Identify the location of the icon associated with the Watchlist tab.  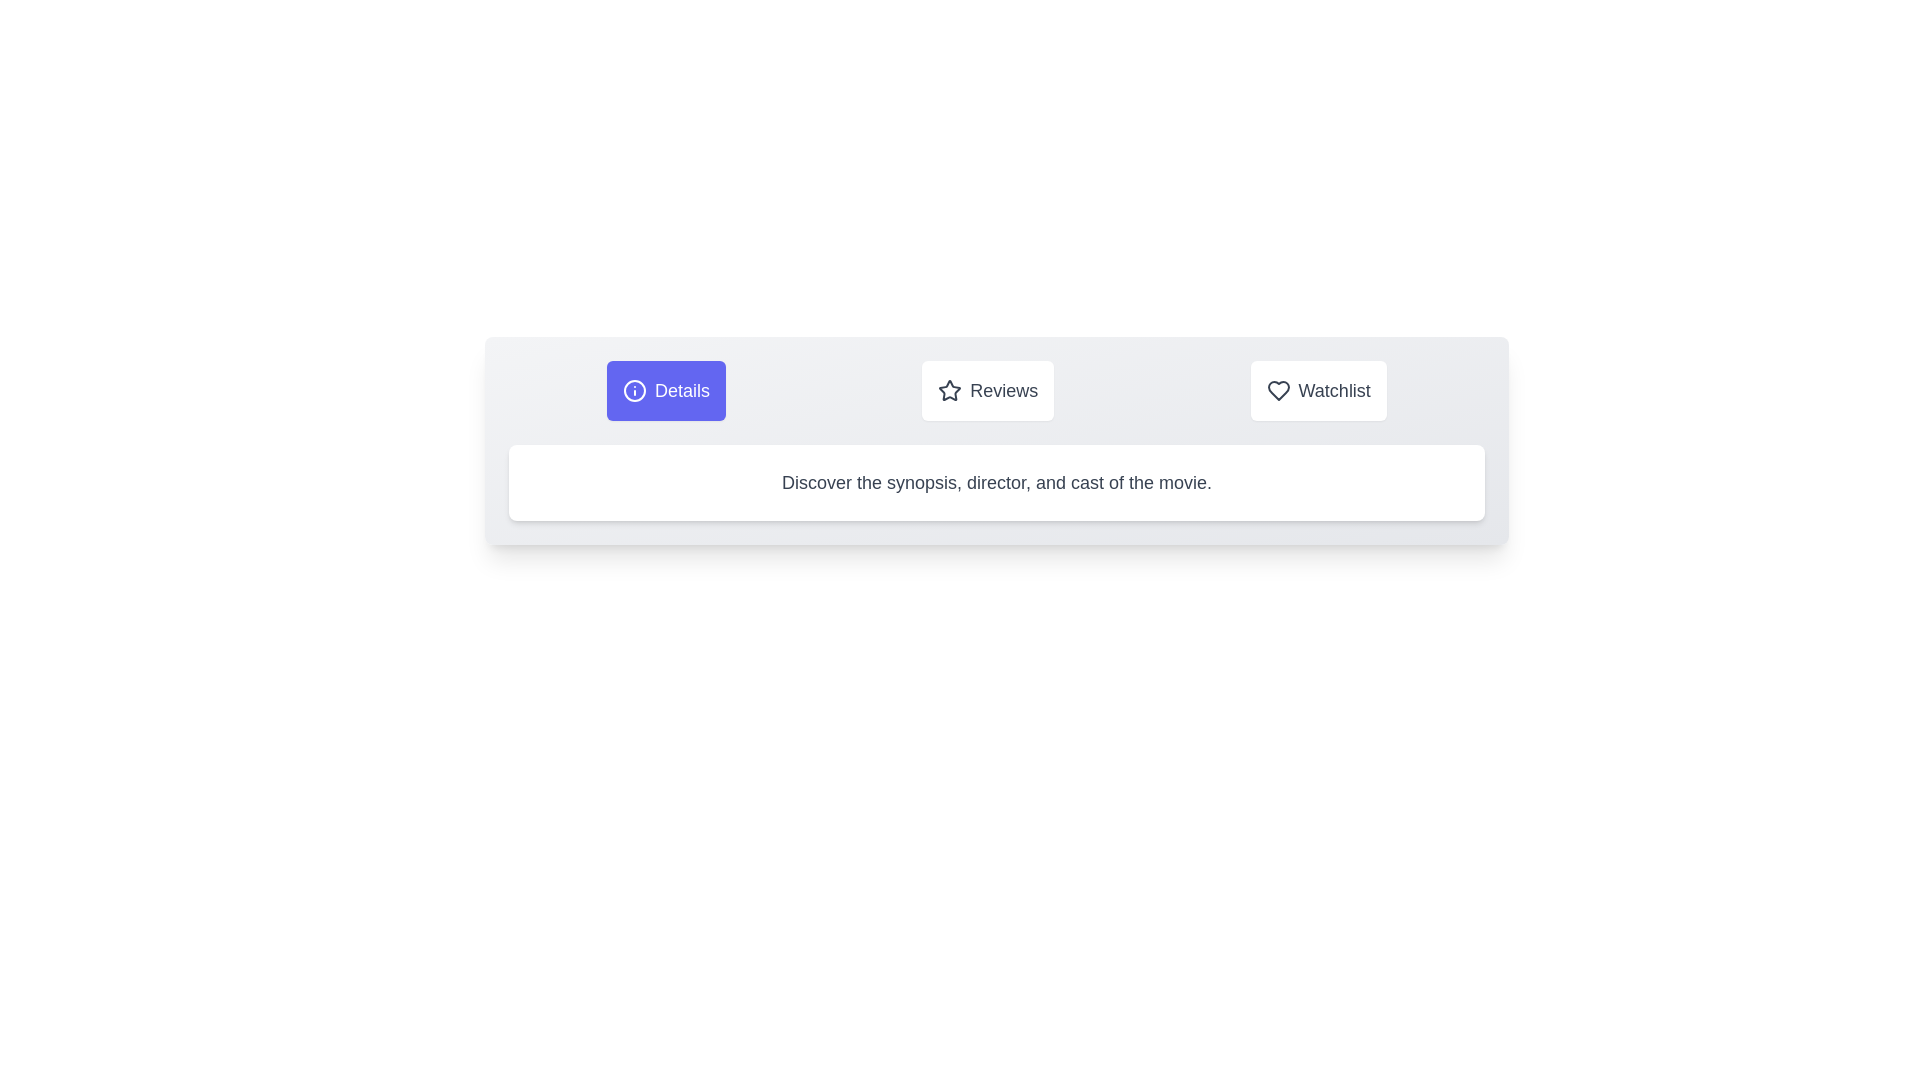
(1277, 390).